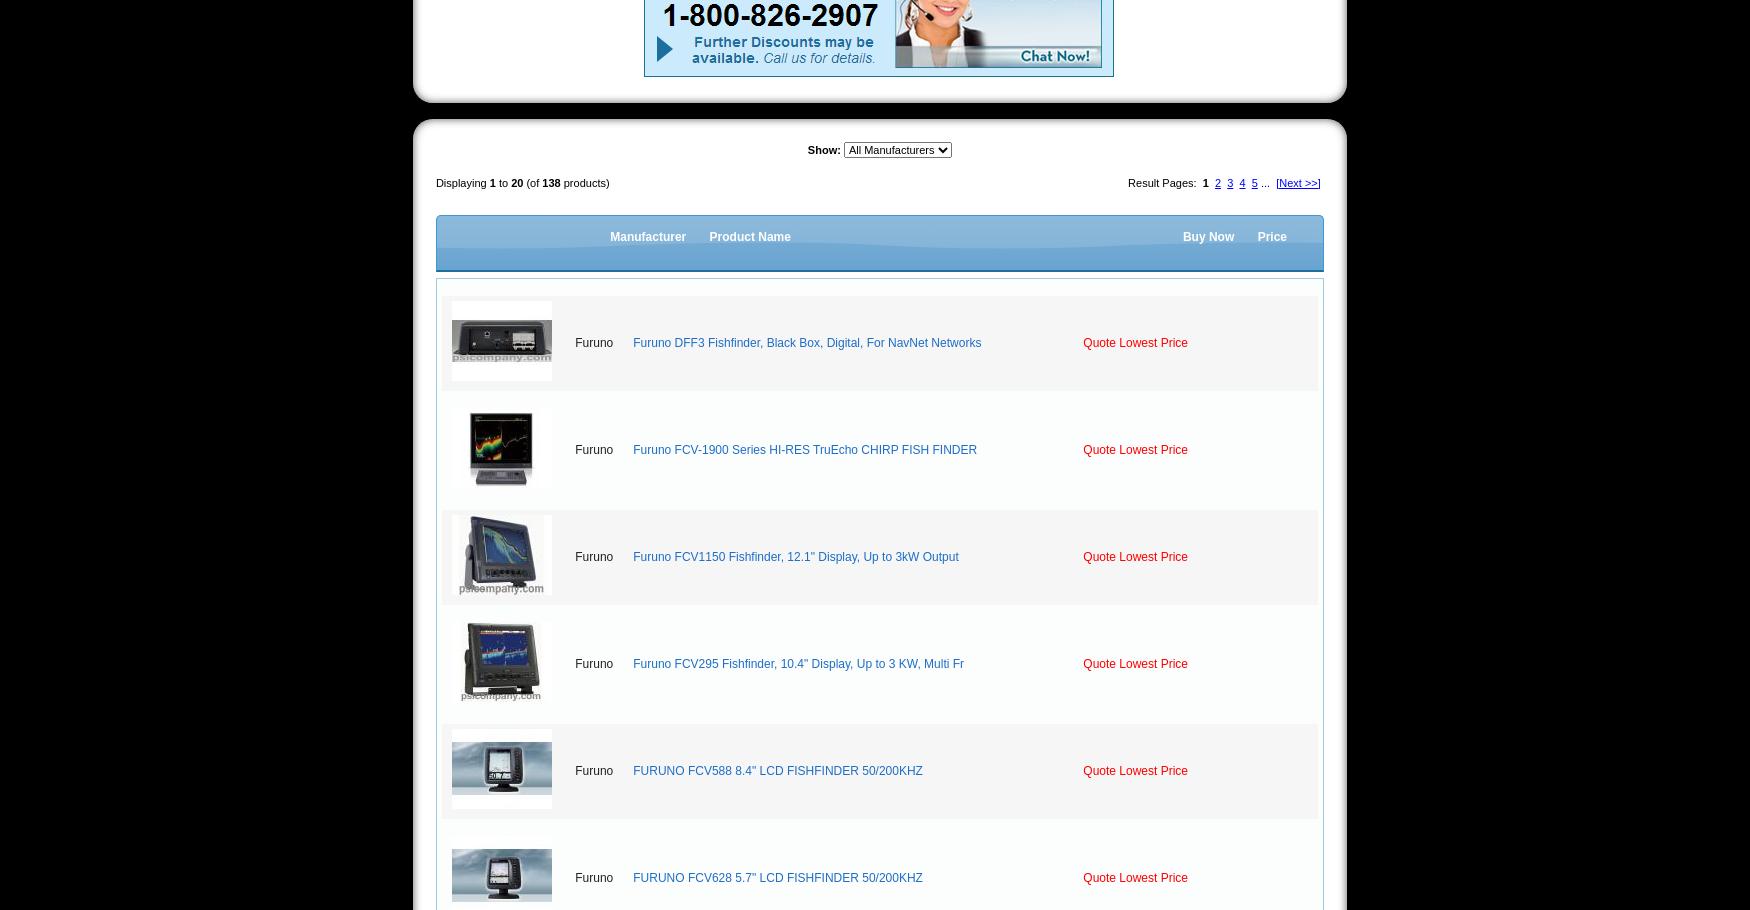  I want to click on '[Next >>]', so click(1296, 182).